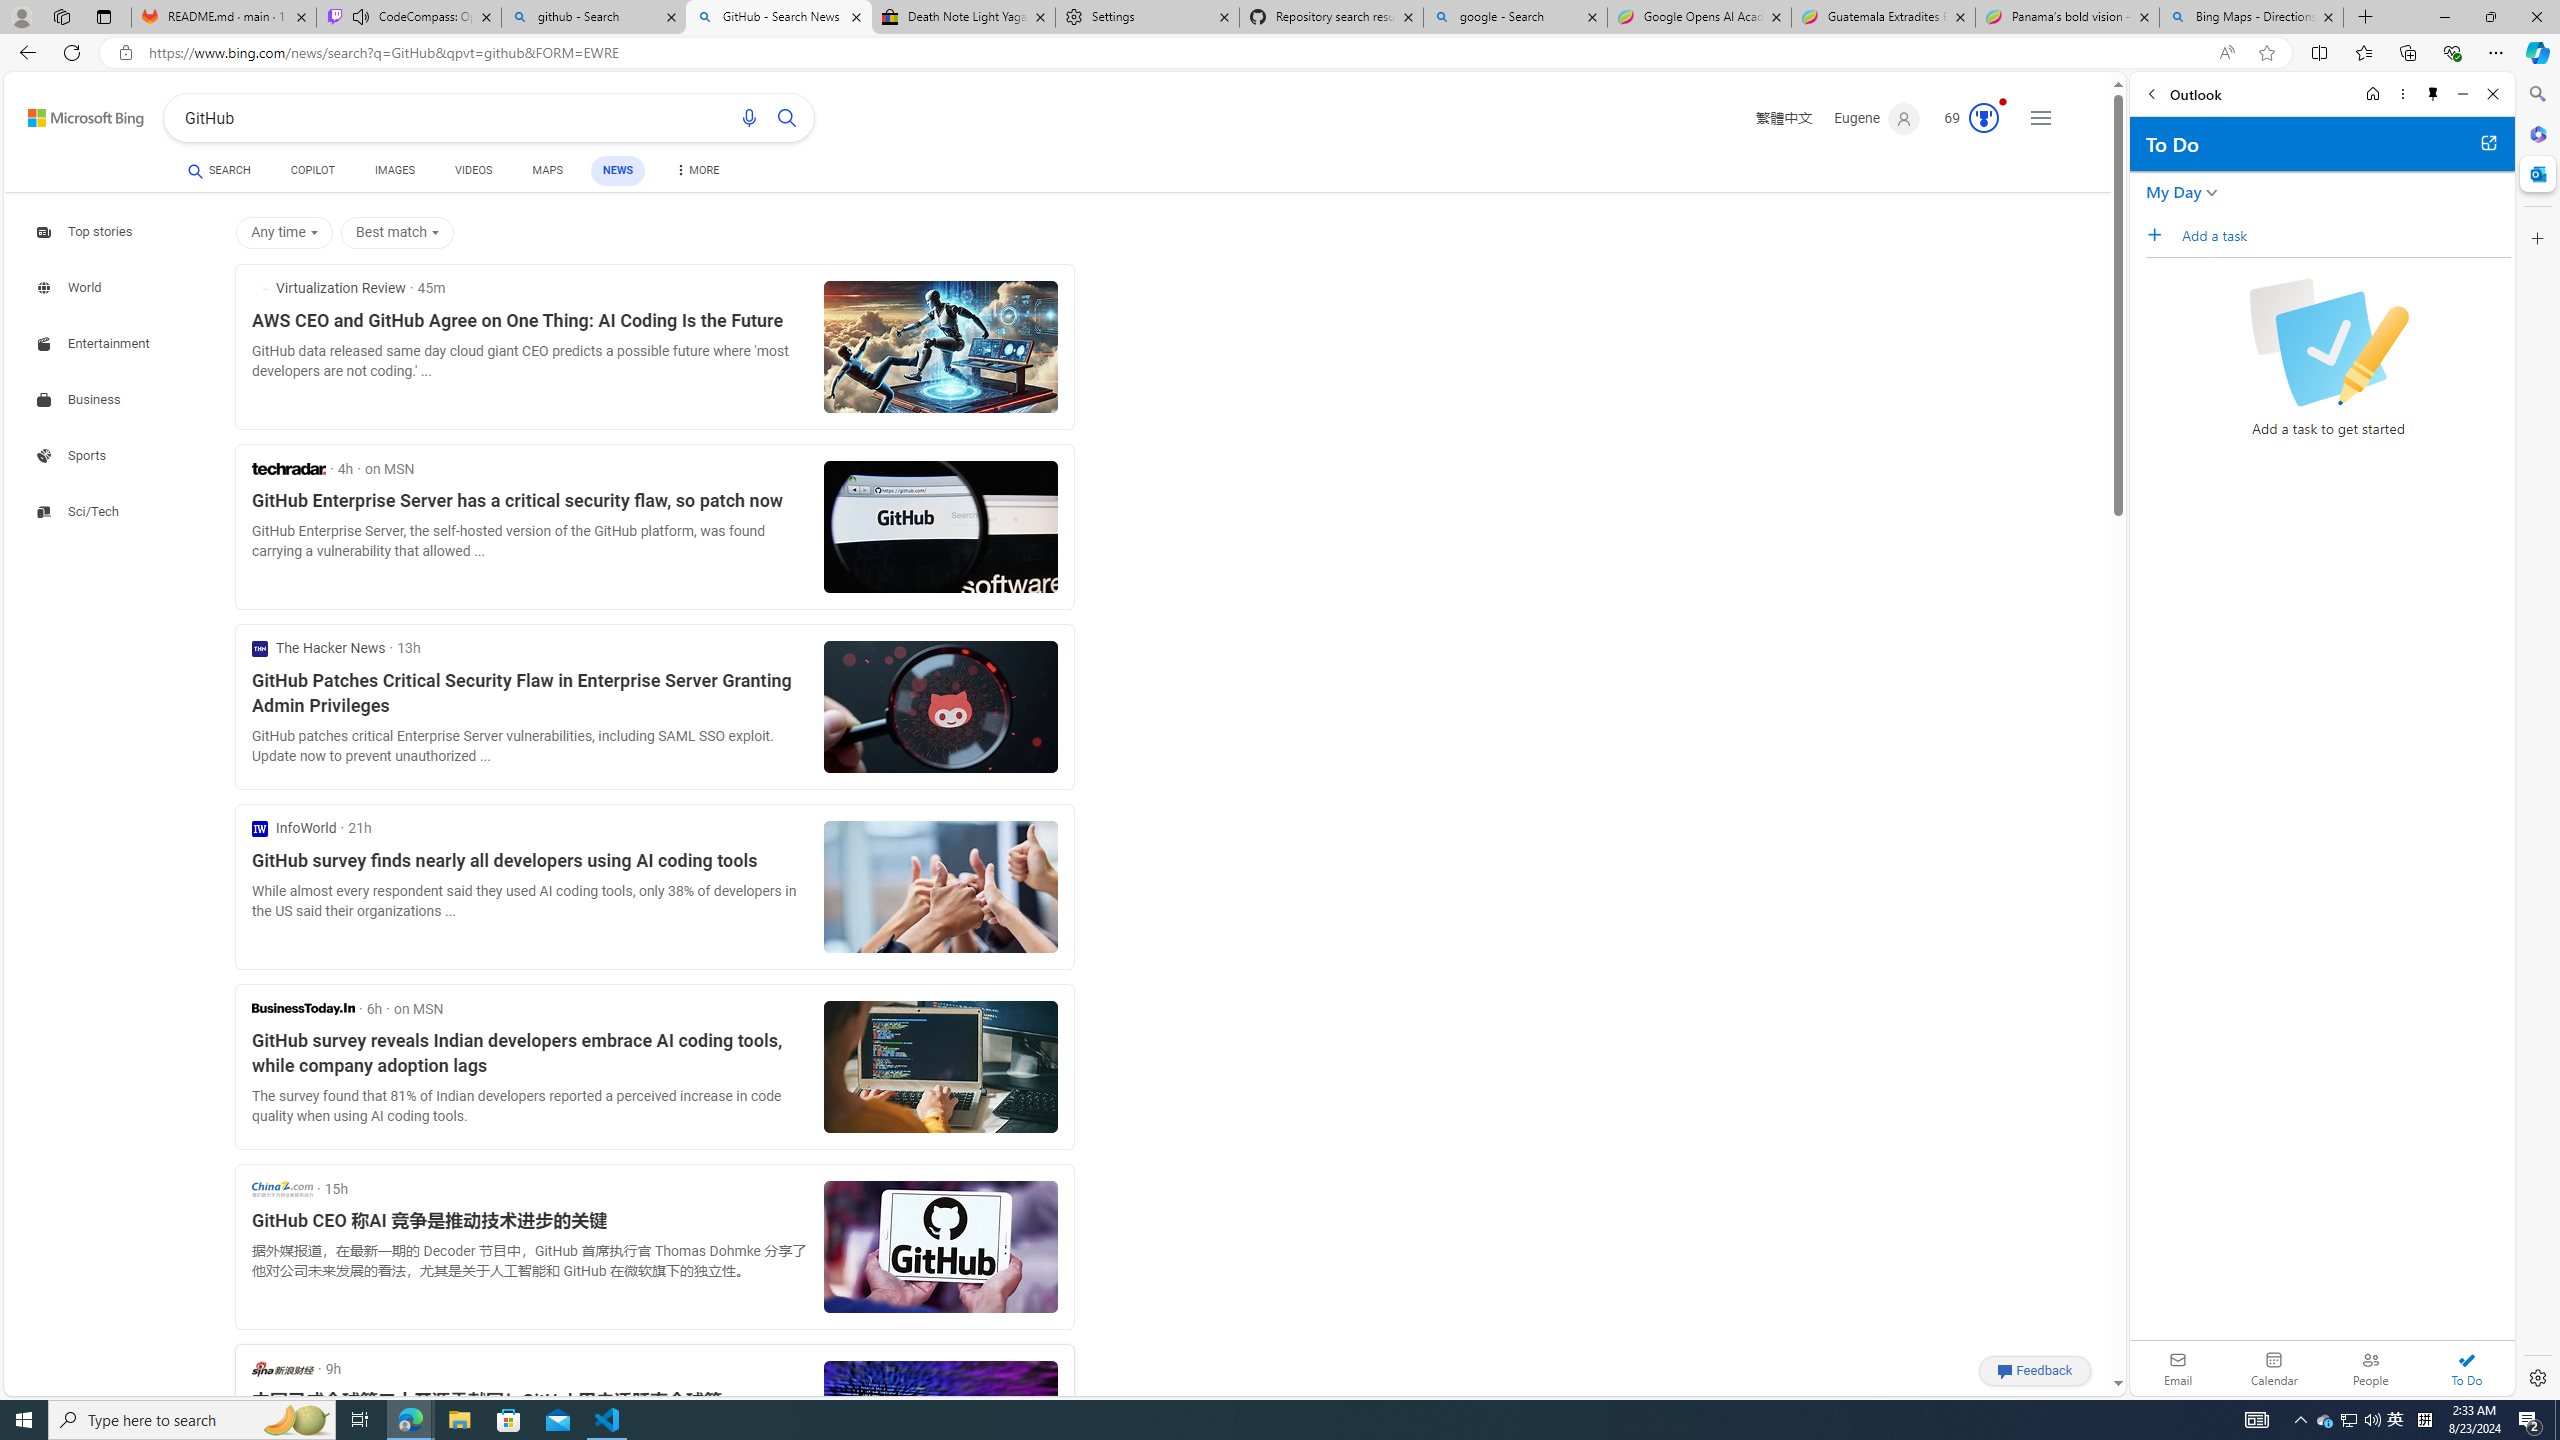 This screenshot has width=2560, height=1440. Describe the element at coordinates (293, 827) in the screenshot. I see `'Search news from InfoWorld'` at that location.